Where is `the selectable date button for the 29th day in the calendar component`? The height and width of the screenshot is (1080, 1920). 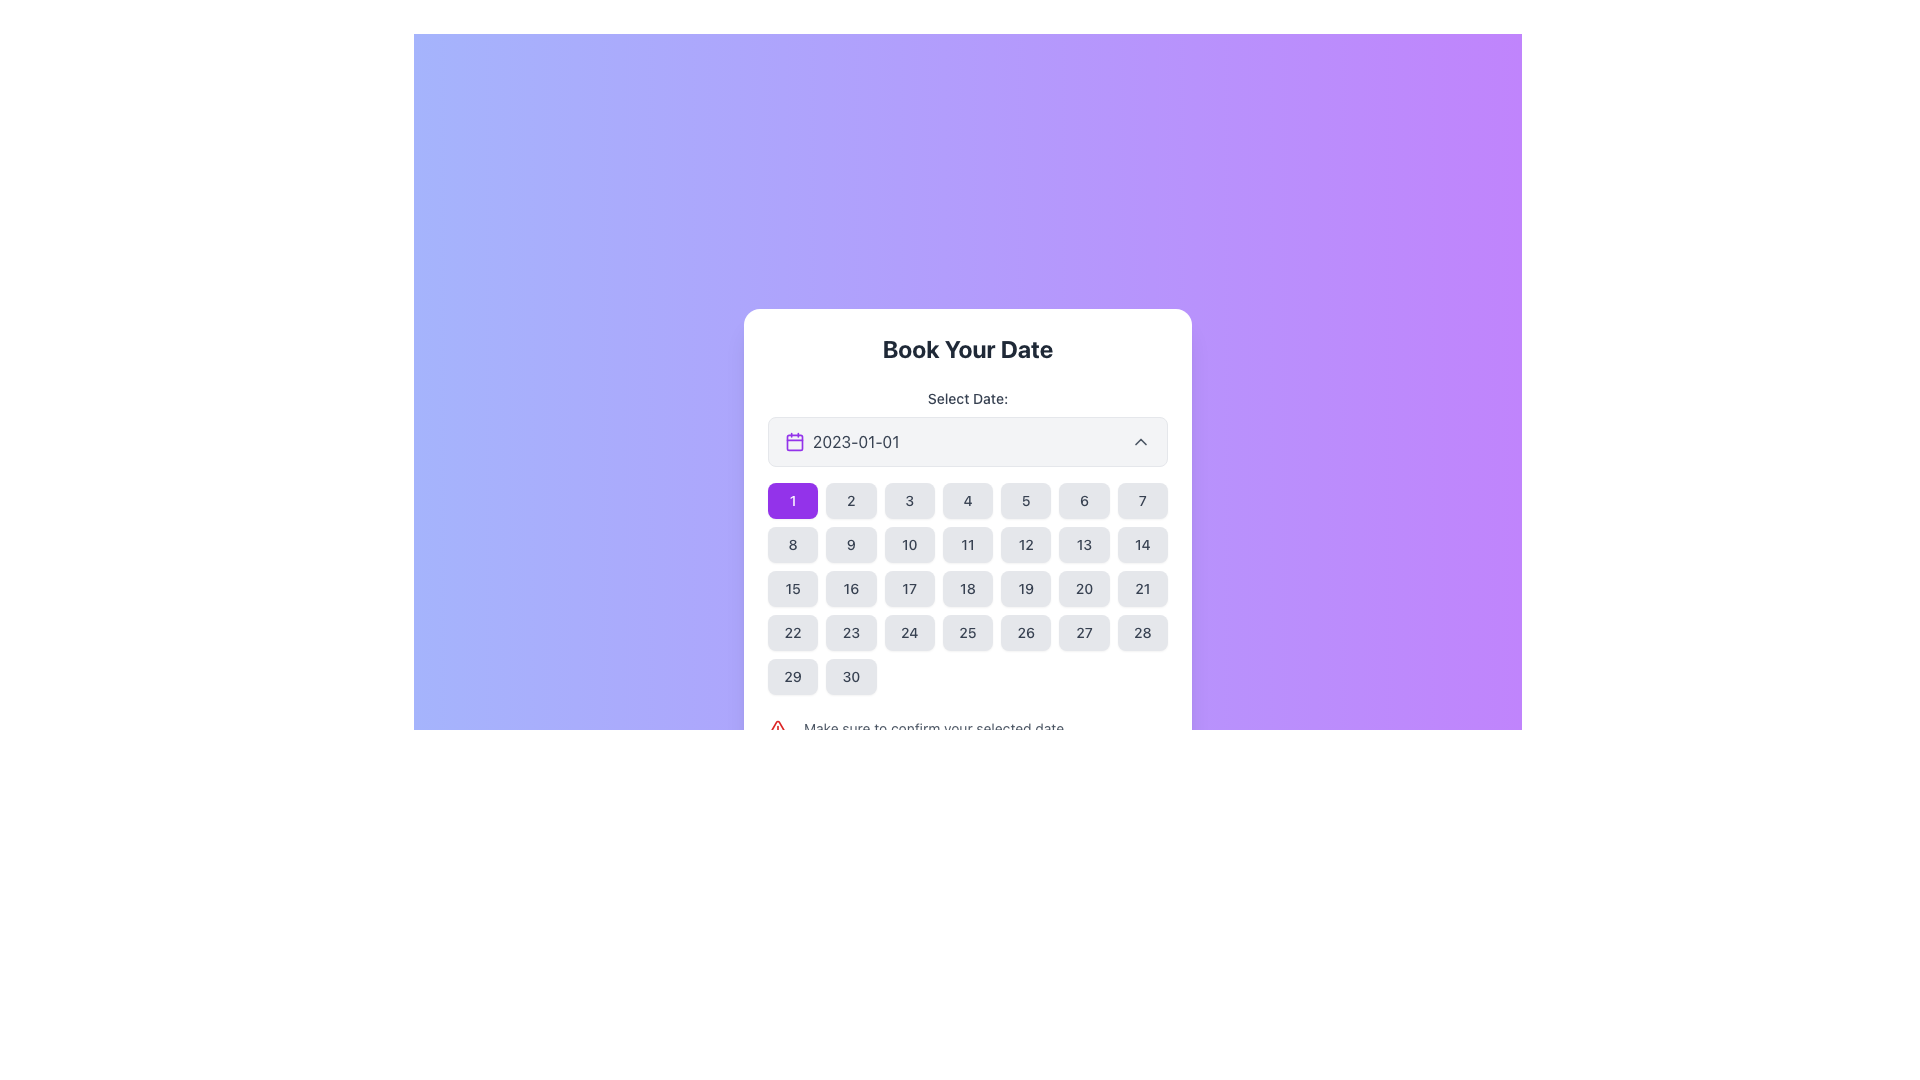 the selectable date button for the 29th day in the calendar component is located at coordinates (792, 676).